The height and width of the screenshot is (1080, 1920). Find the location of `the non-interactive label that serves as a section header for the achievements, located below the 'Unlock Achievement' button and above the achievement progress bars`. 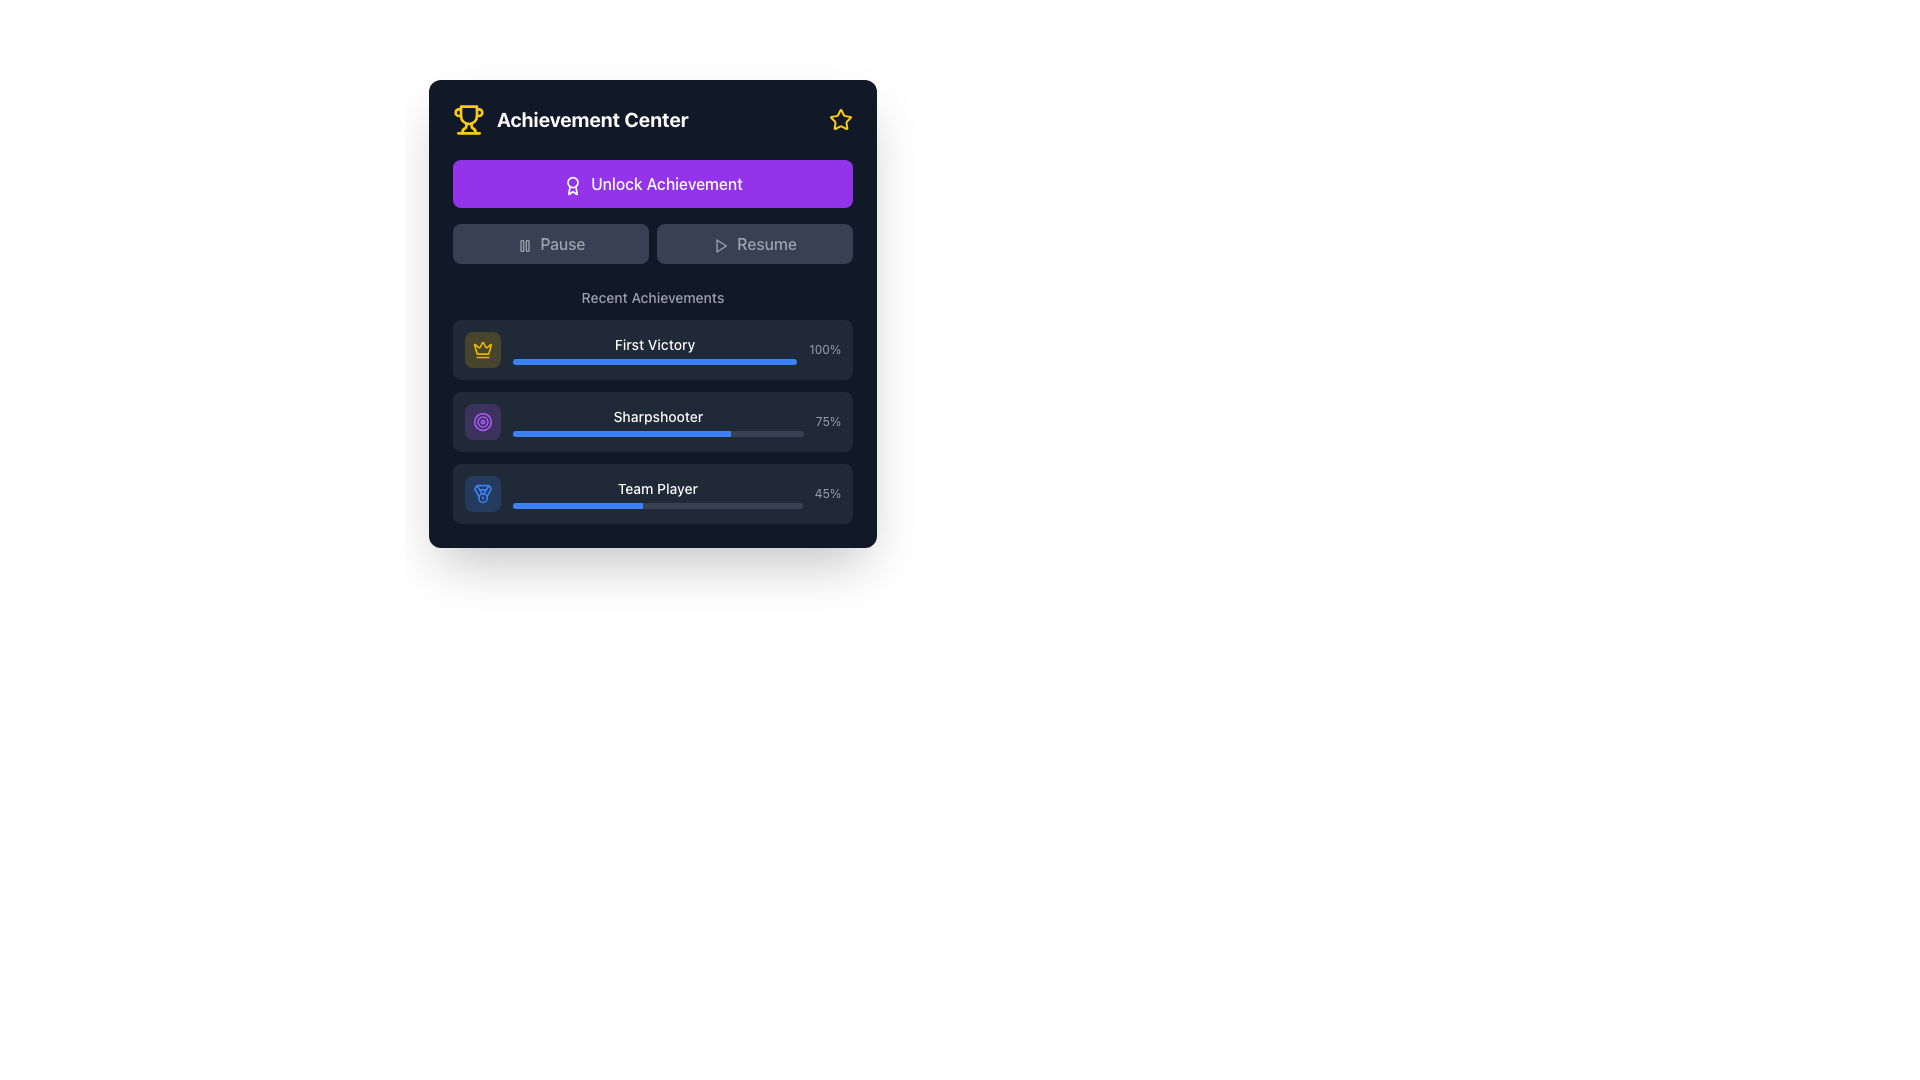

the non-interactive label that serves as a section header for the achievements, located below the 'Unlock Achievement' button and above the achievement progress bars is located at coordinates (652, 297).